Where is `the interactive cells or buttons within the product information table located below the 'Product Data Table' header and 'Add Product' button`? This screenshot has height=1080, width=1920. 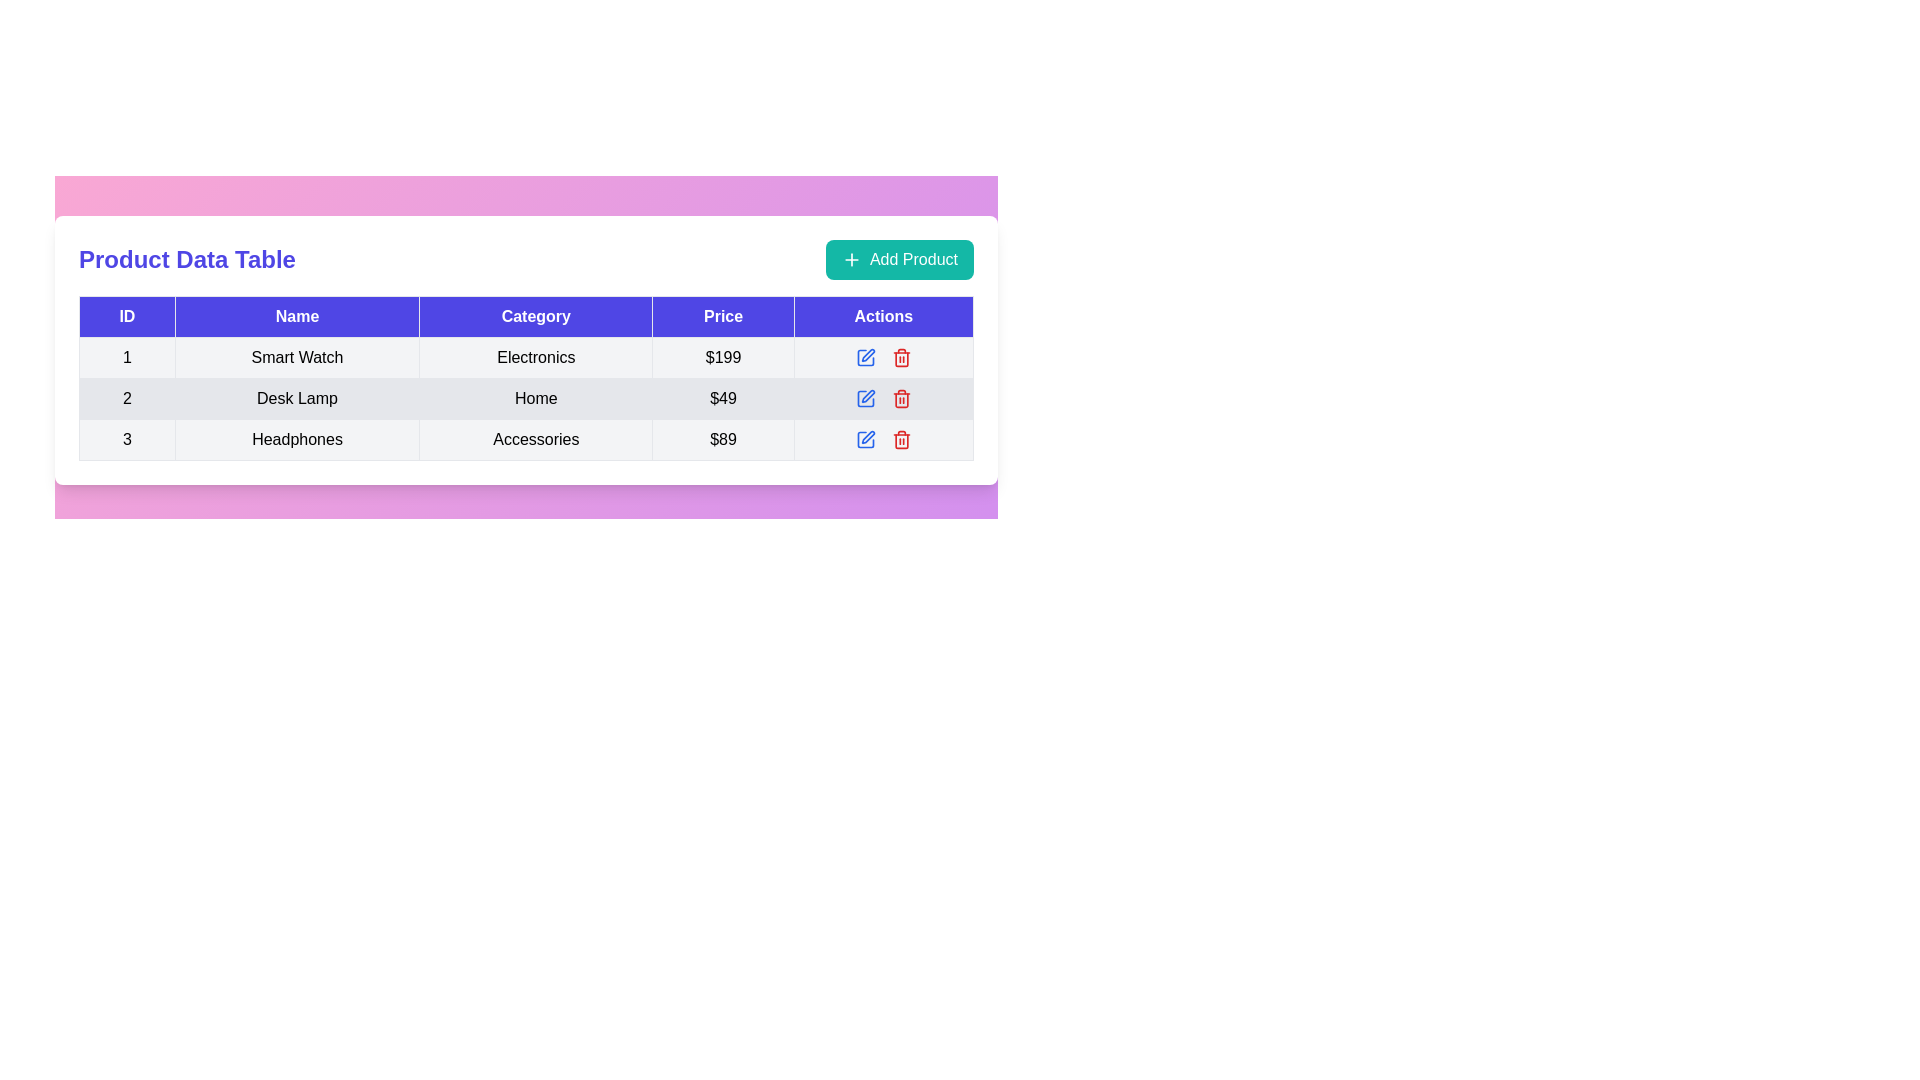 the interactive cells or buttons within the product information table located below the 'Product Data Table' header and 'Add Product' button is located at coordinates (526, 349).